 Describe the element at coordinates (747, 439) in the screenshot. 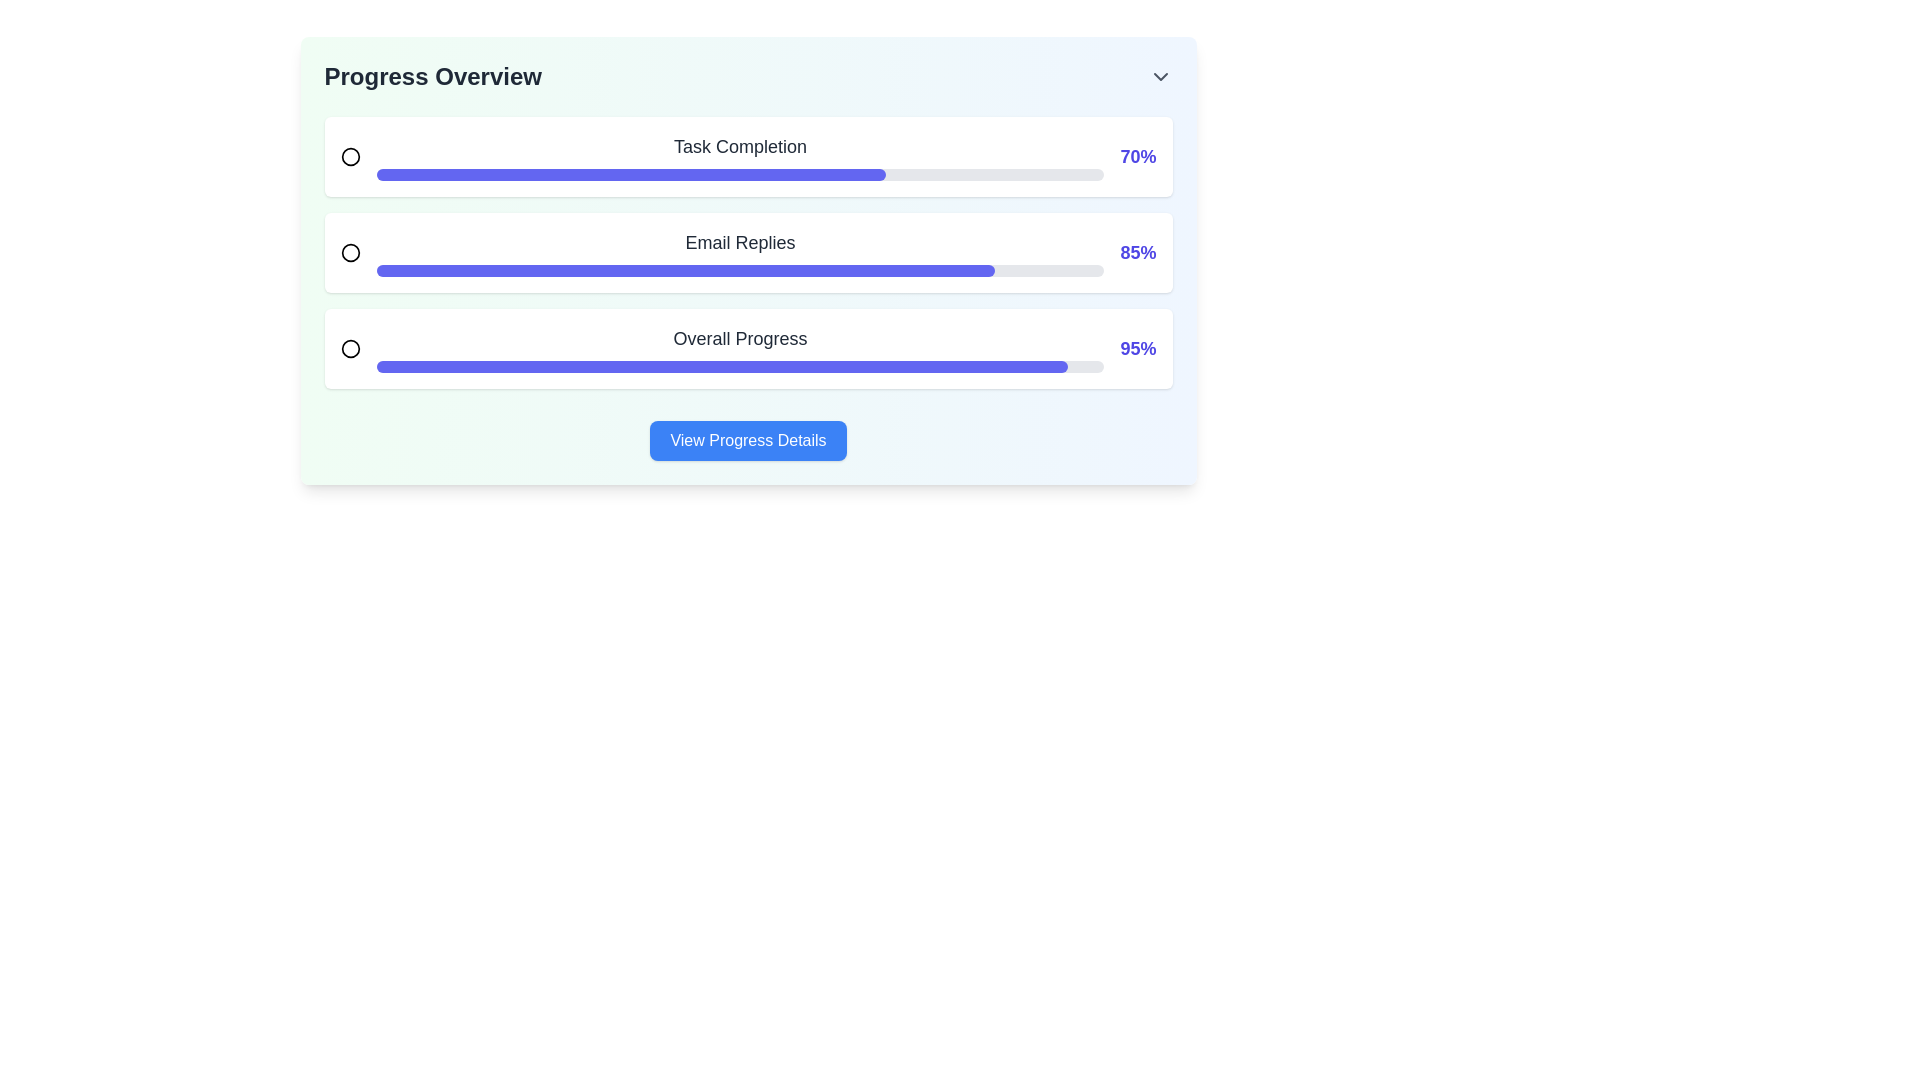

I see `the rectangular button with a blue background and white text reading 'View Progress Details' located at the bottom center of the progress information card` at that location.